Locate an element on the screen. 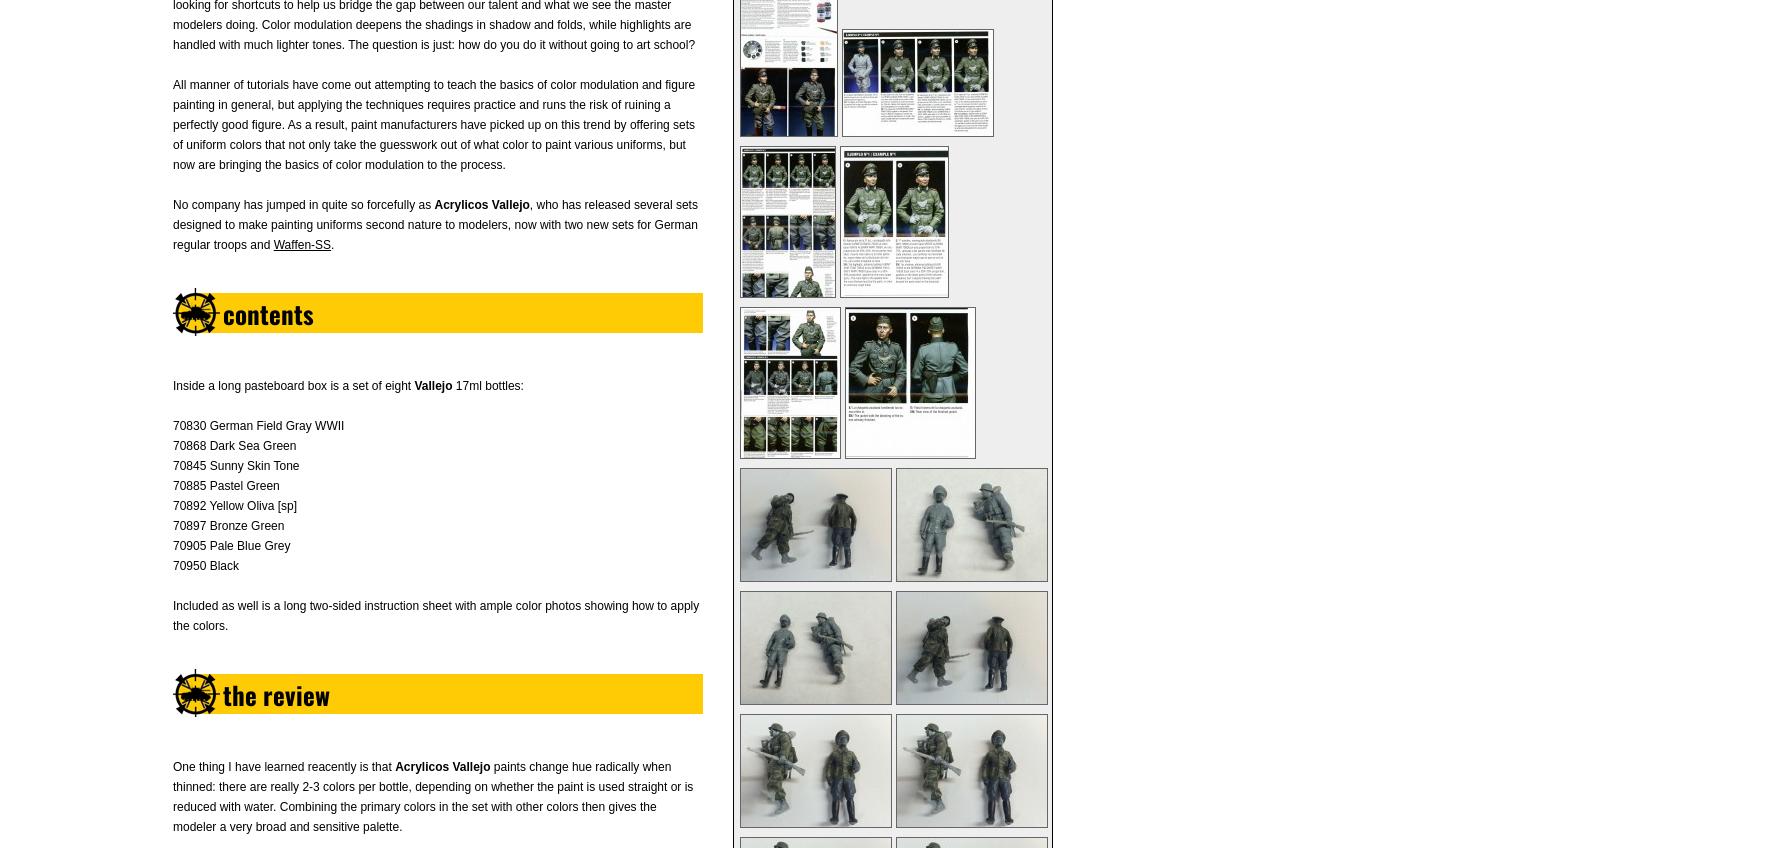  '17ml bottles:' is located at coordinates (486, 386).